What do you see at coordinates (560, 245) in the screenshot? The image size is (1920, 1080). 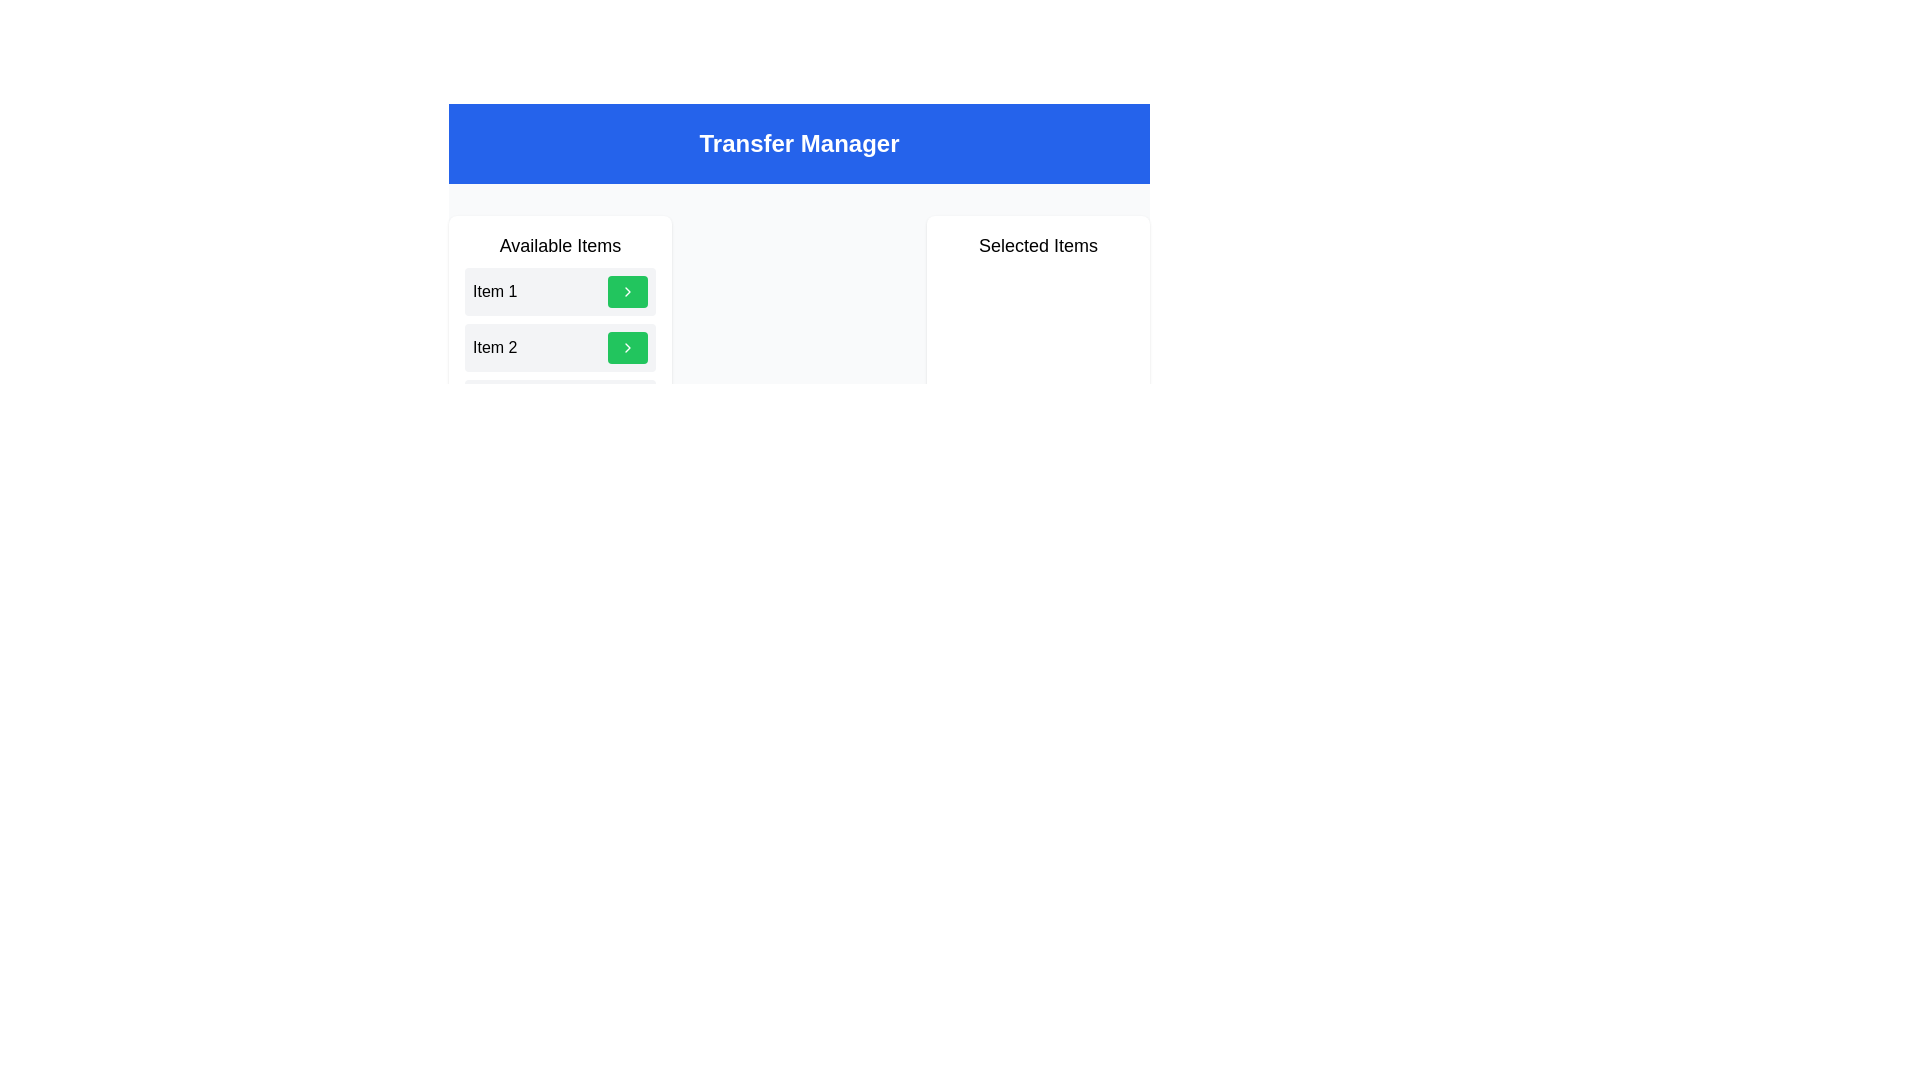 I see `the 'Available Items' text header, which is styled with a bold font and larger size, indicating its importance in the left panel of the interface` at bounding box center [560, 245].